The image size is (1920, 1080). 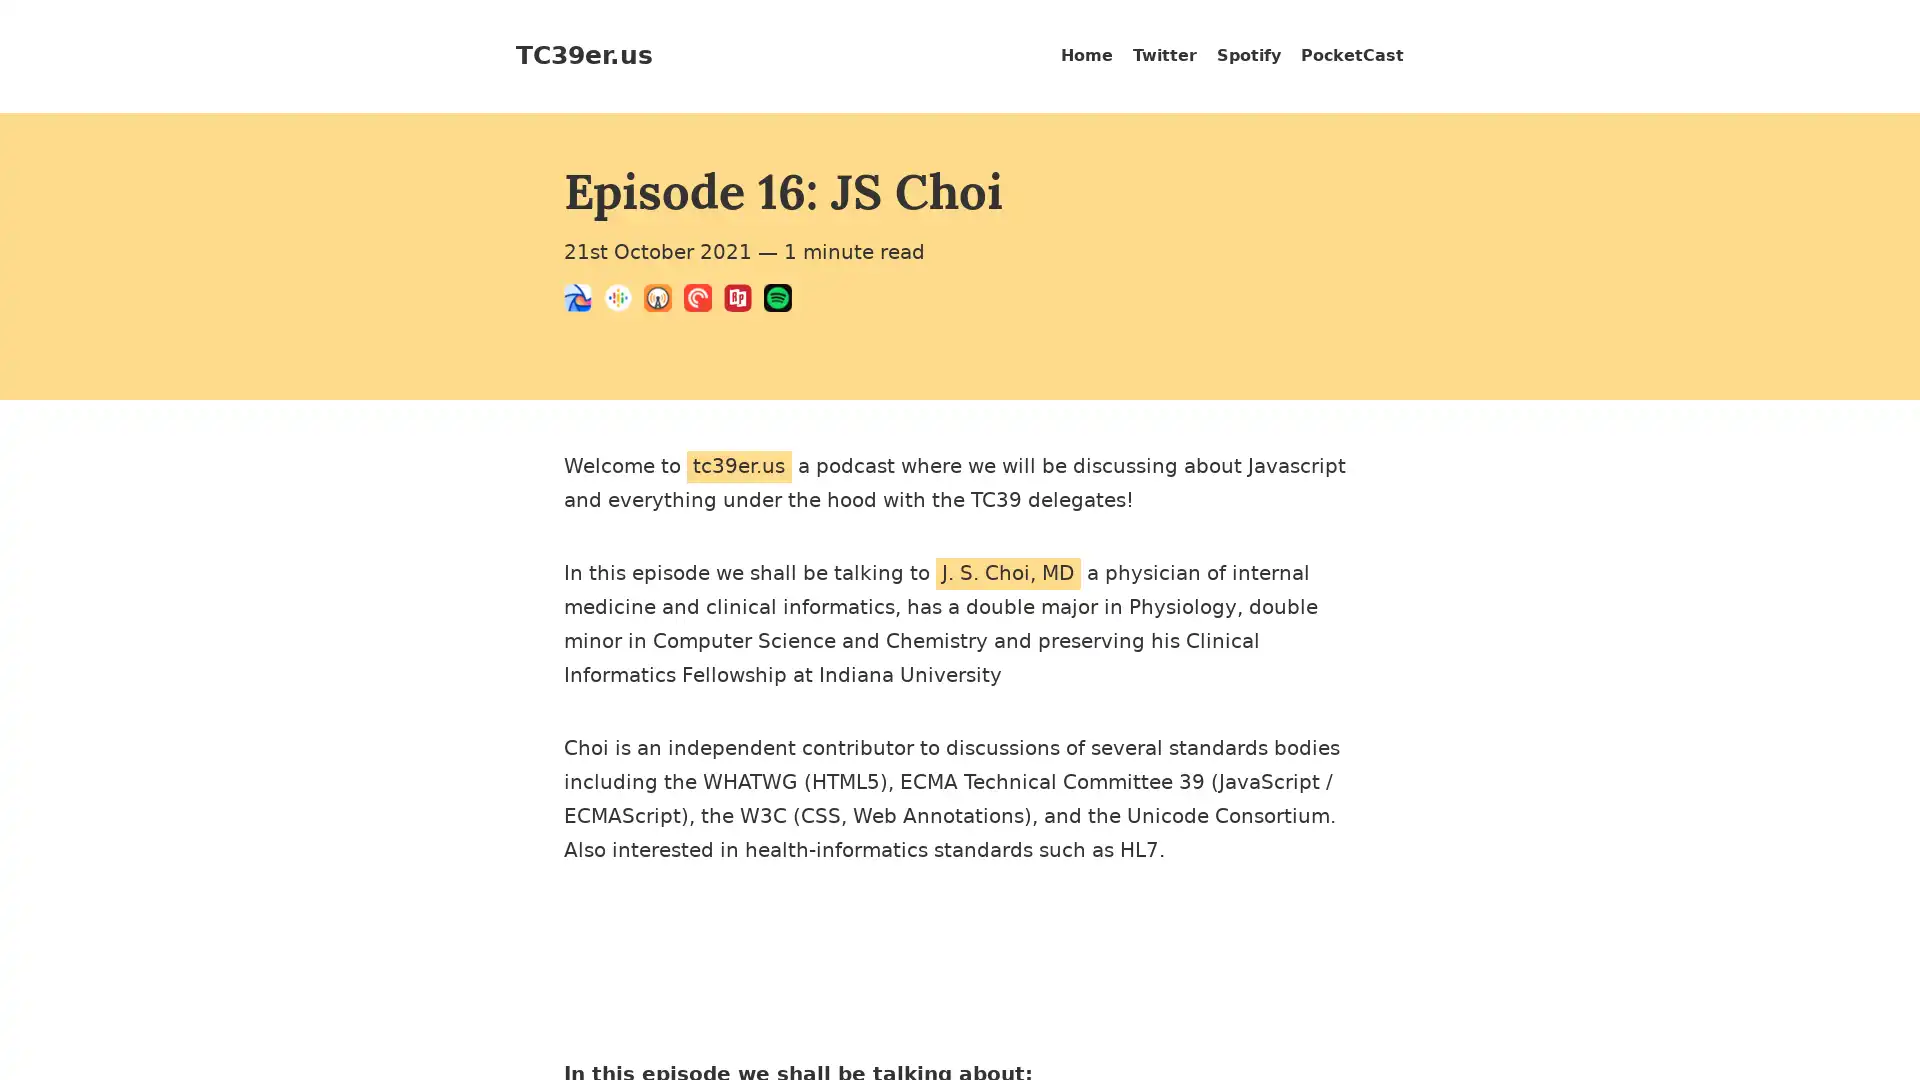 What do you see at coordinates (663, 301) in the screenshot?
I see `Overcast Logo` at bounding box center [663, 301].